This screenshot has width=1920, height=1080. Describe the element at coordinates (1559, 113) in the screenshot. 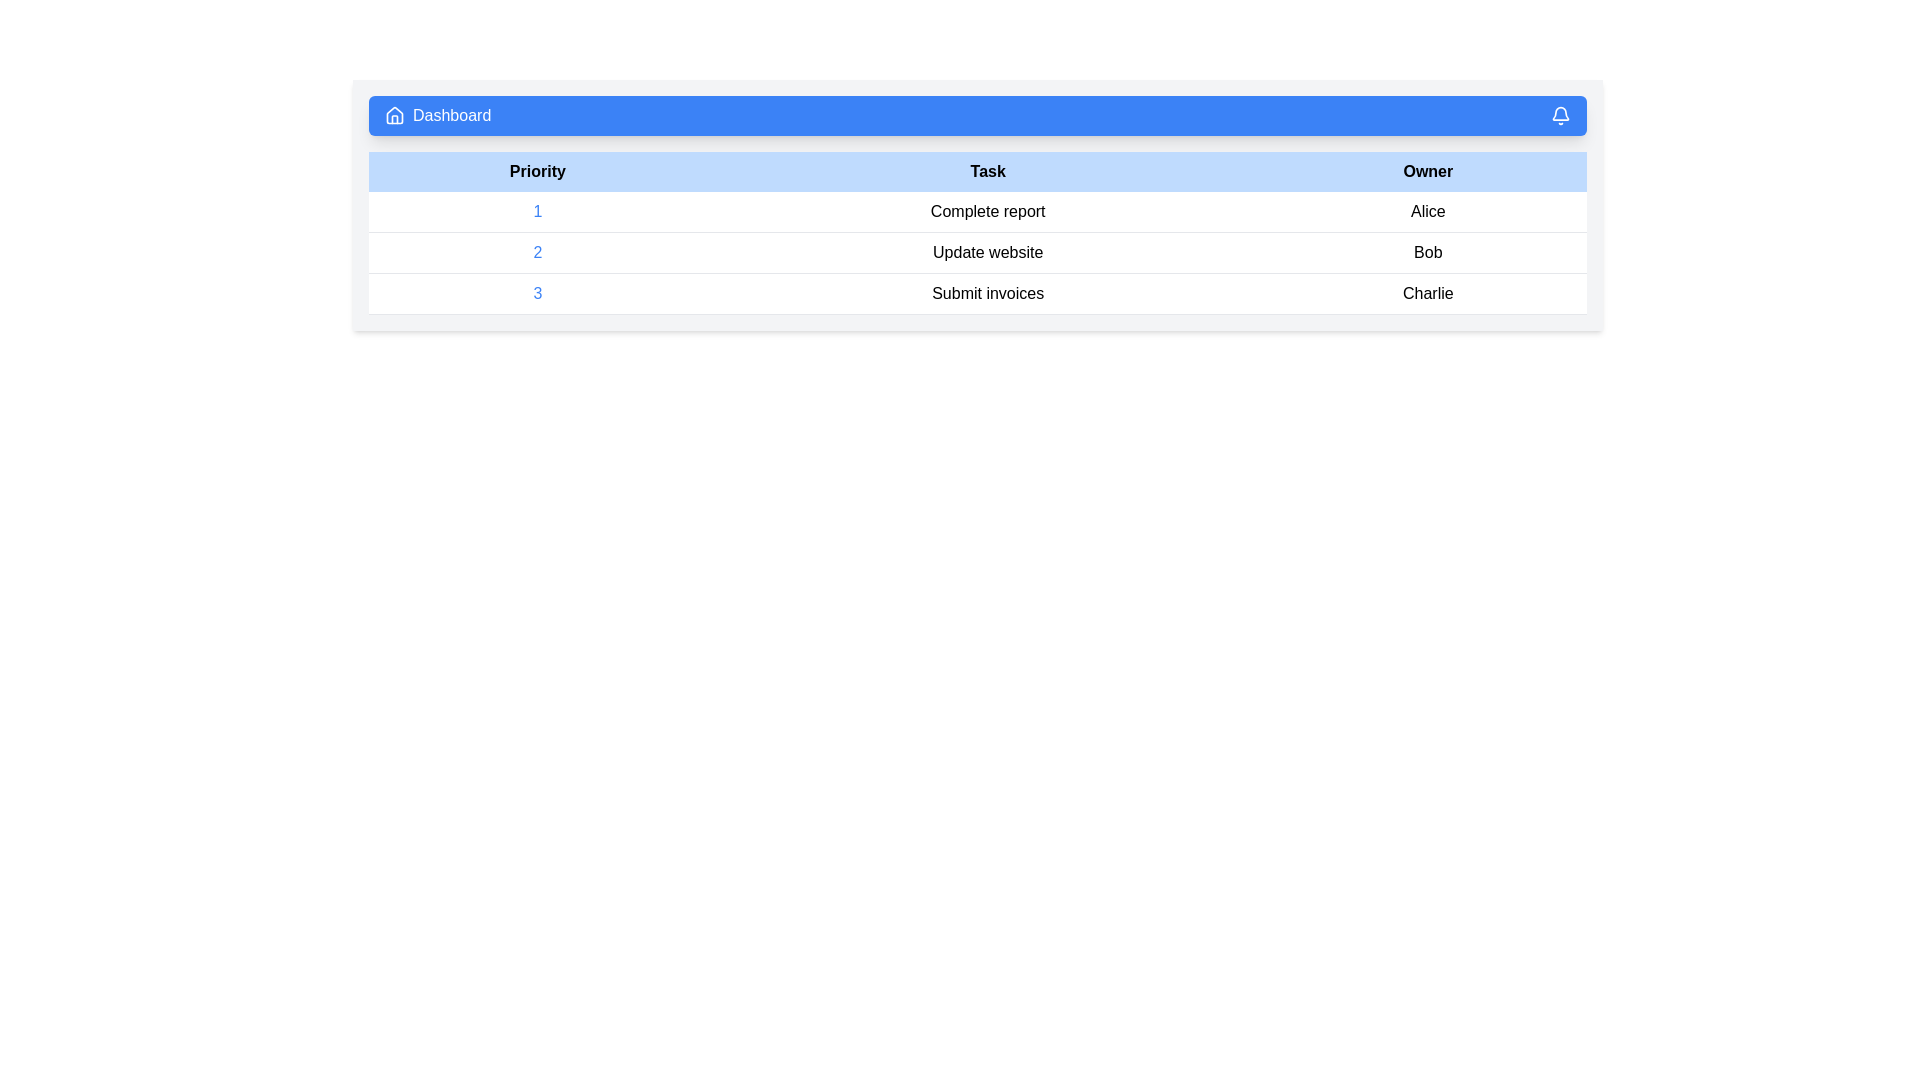

I see `the notification icon located in the top-right corner of the application interface within the blue navigation bar` at that location.